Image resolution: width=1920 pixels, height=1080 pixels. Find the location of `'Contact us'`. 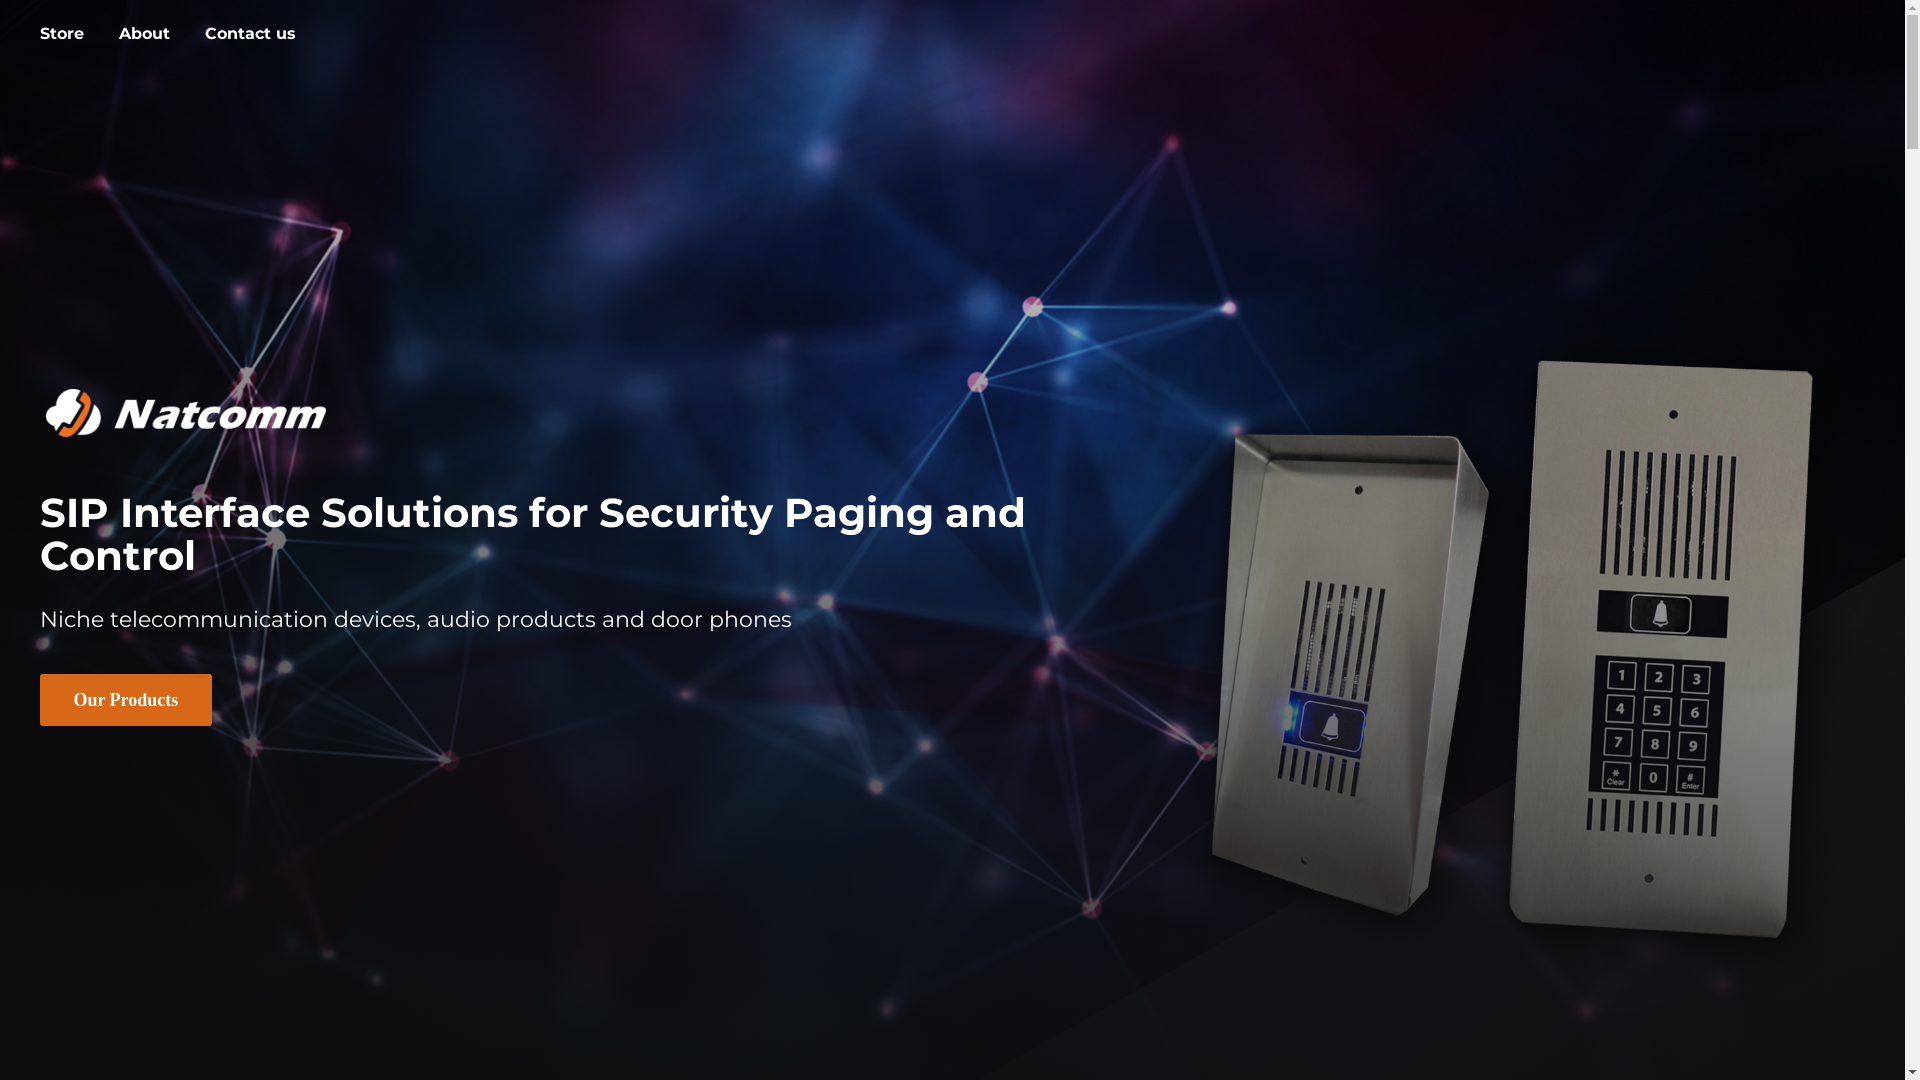

'Contact us' is located at coordinates (249, 34).